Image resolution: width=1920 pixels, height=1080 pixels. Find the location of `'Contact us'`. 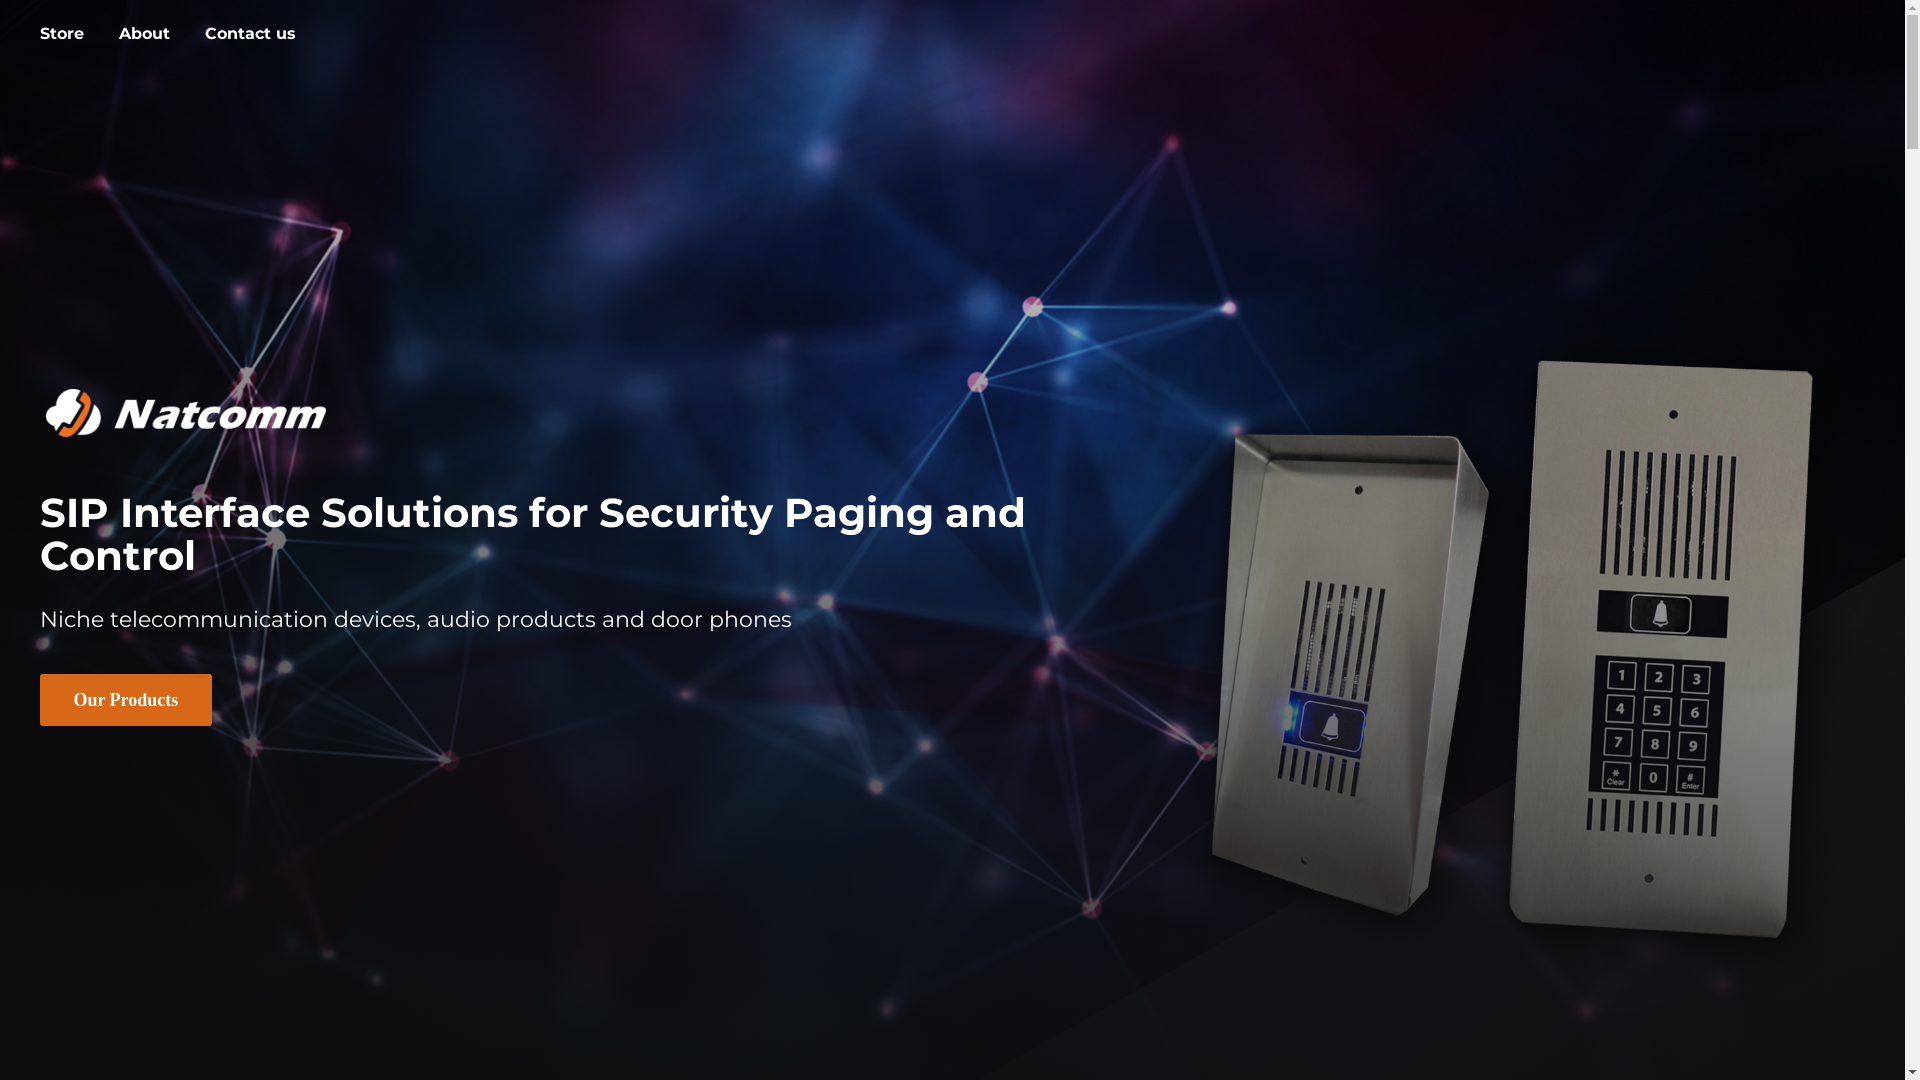

'Contact us' is located at coordinates (249, 34).